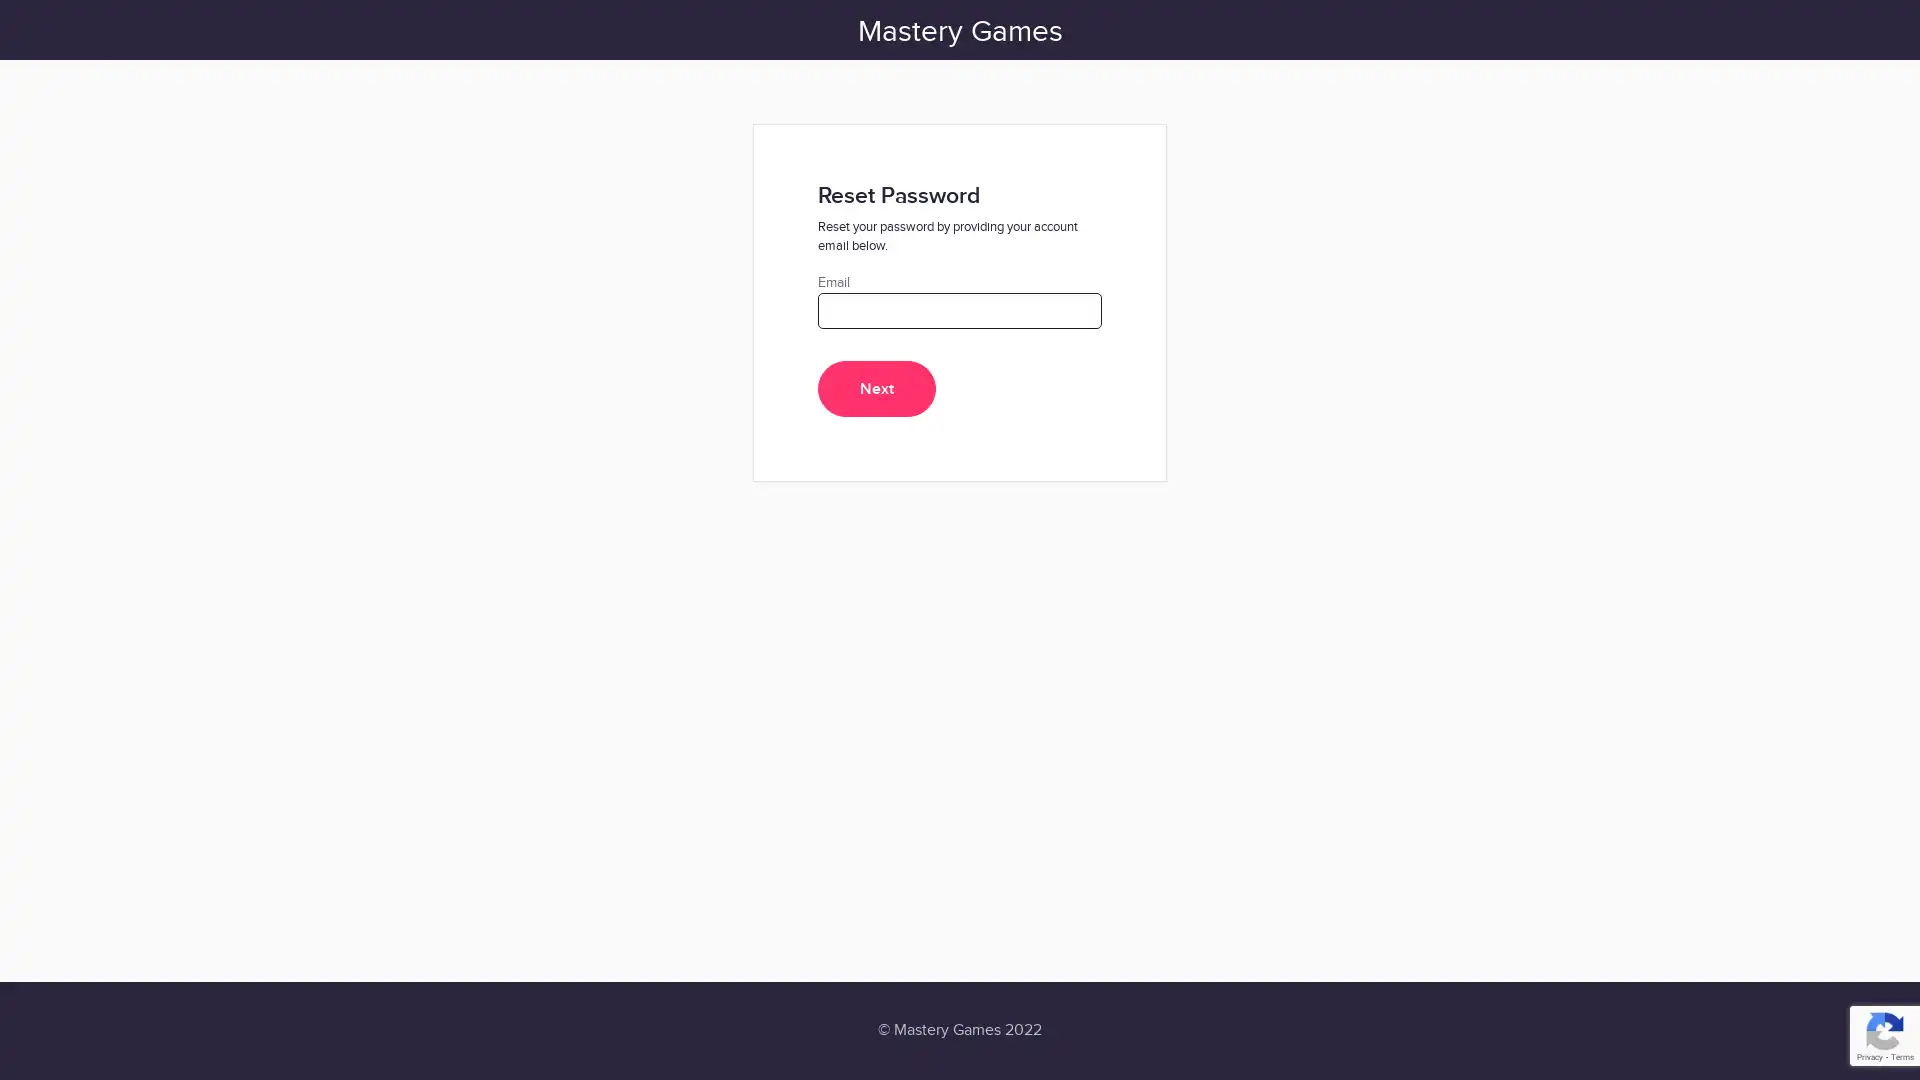 This screenshot has width=1920, height=1080. I want to click on Next, so click(877, 389).